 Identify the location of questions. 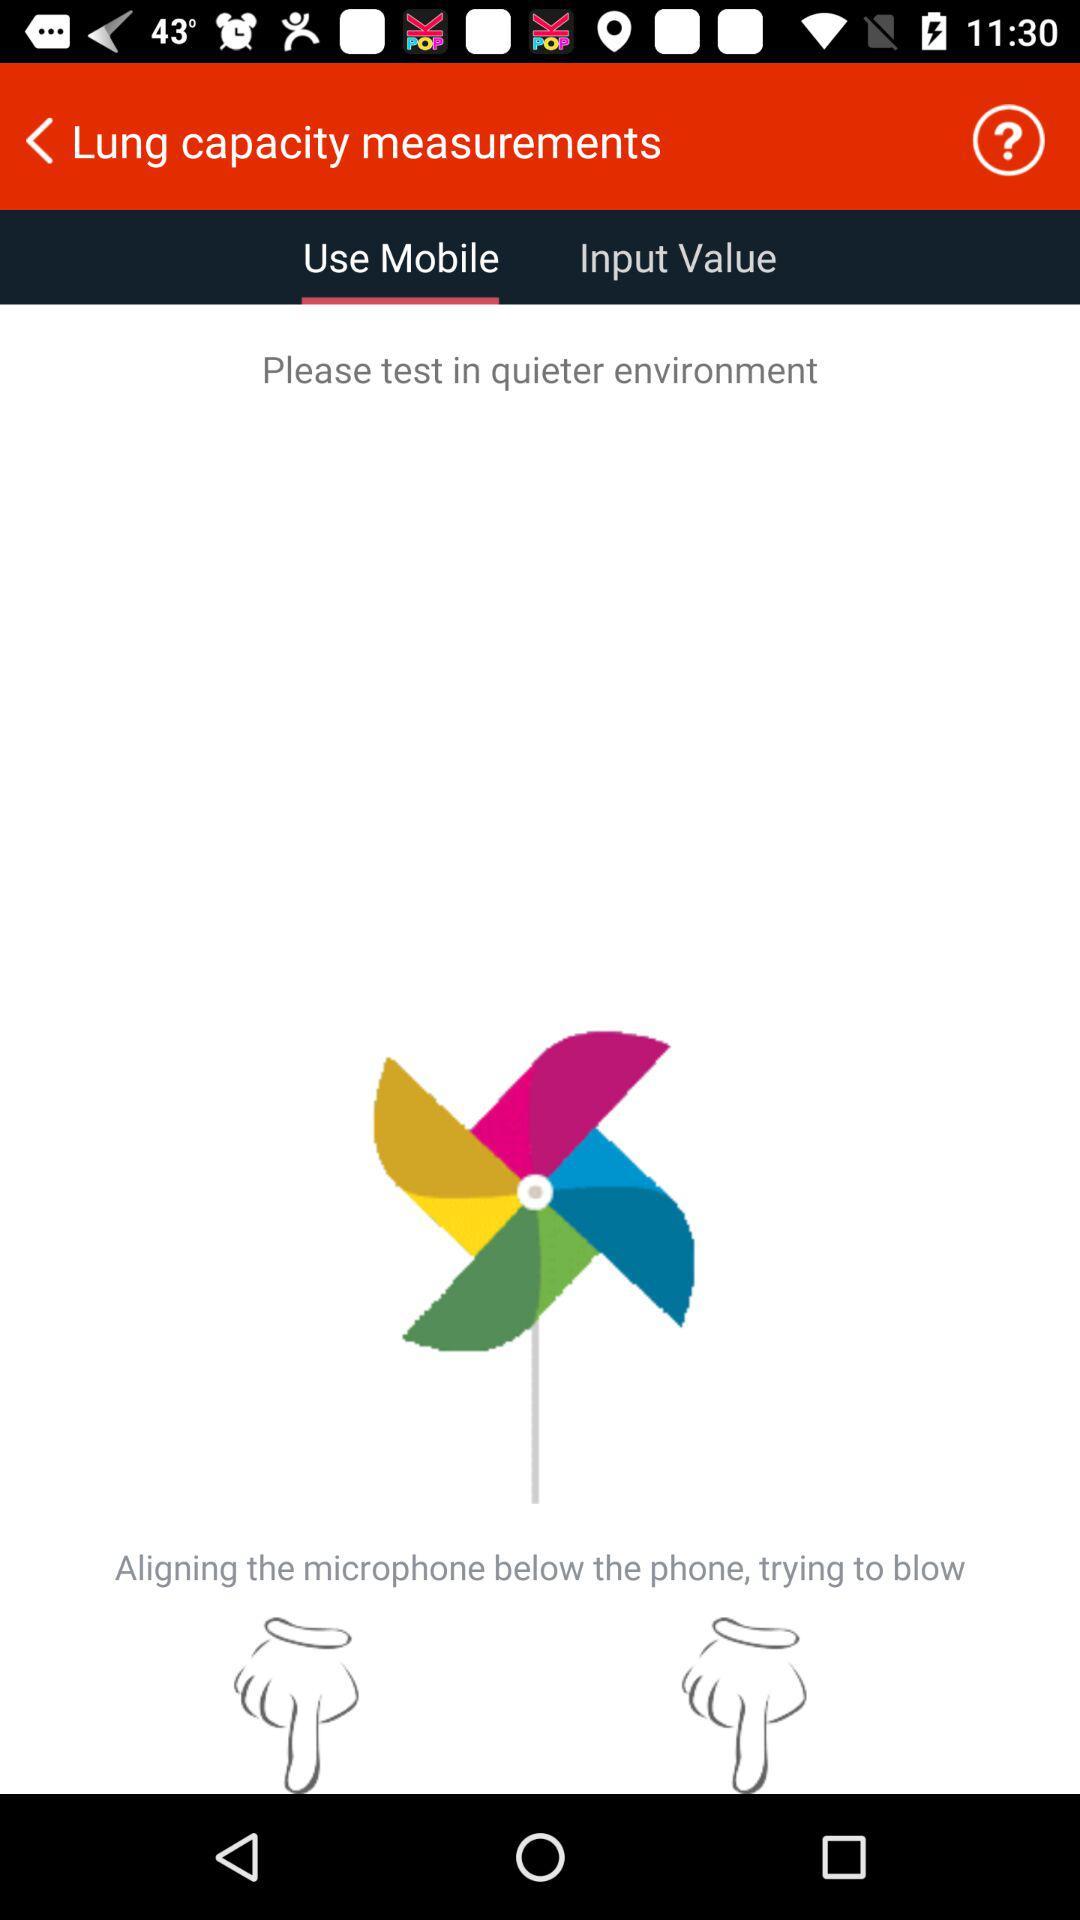
(1008, 139).